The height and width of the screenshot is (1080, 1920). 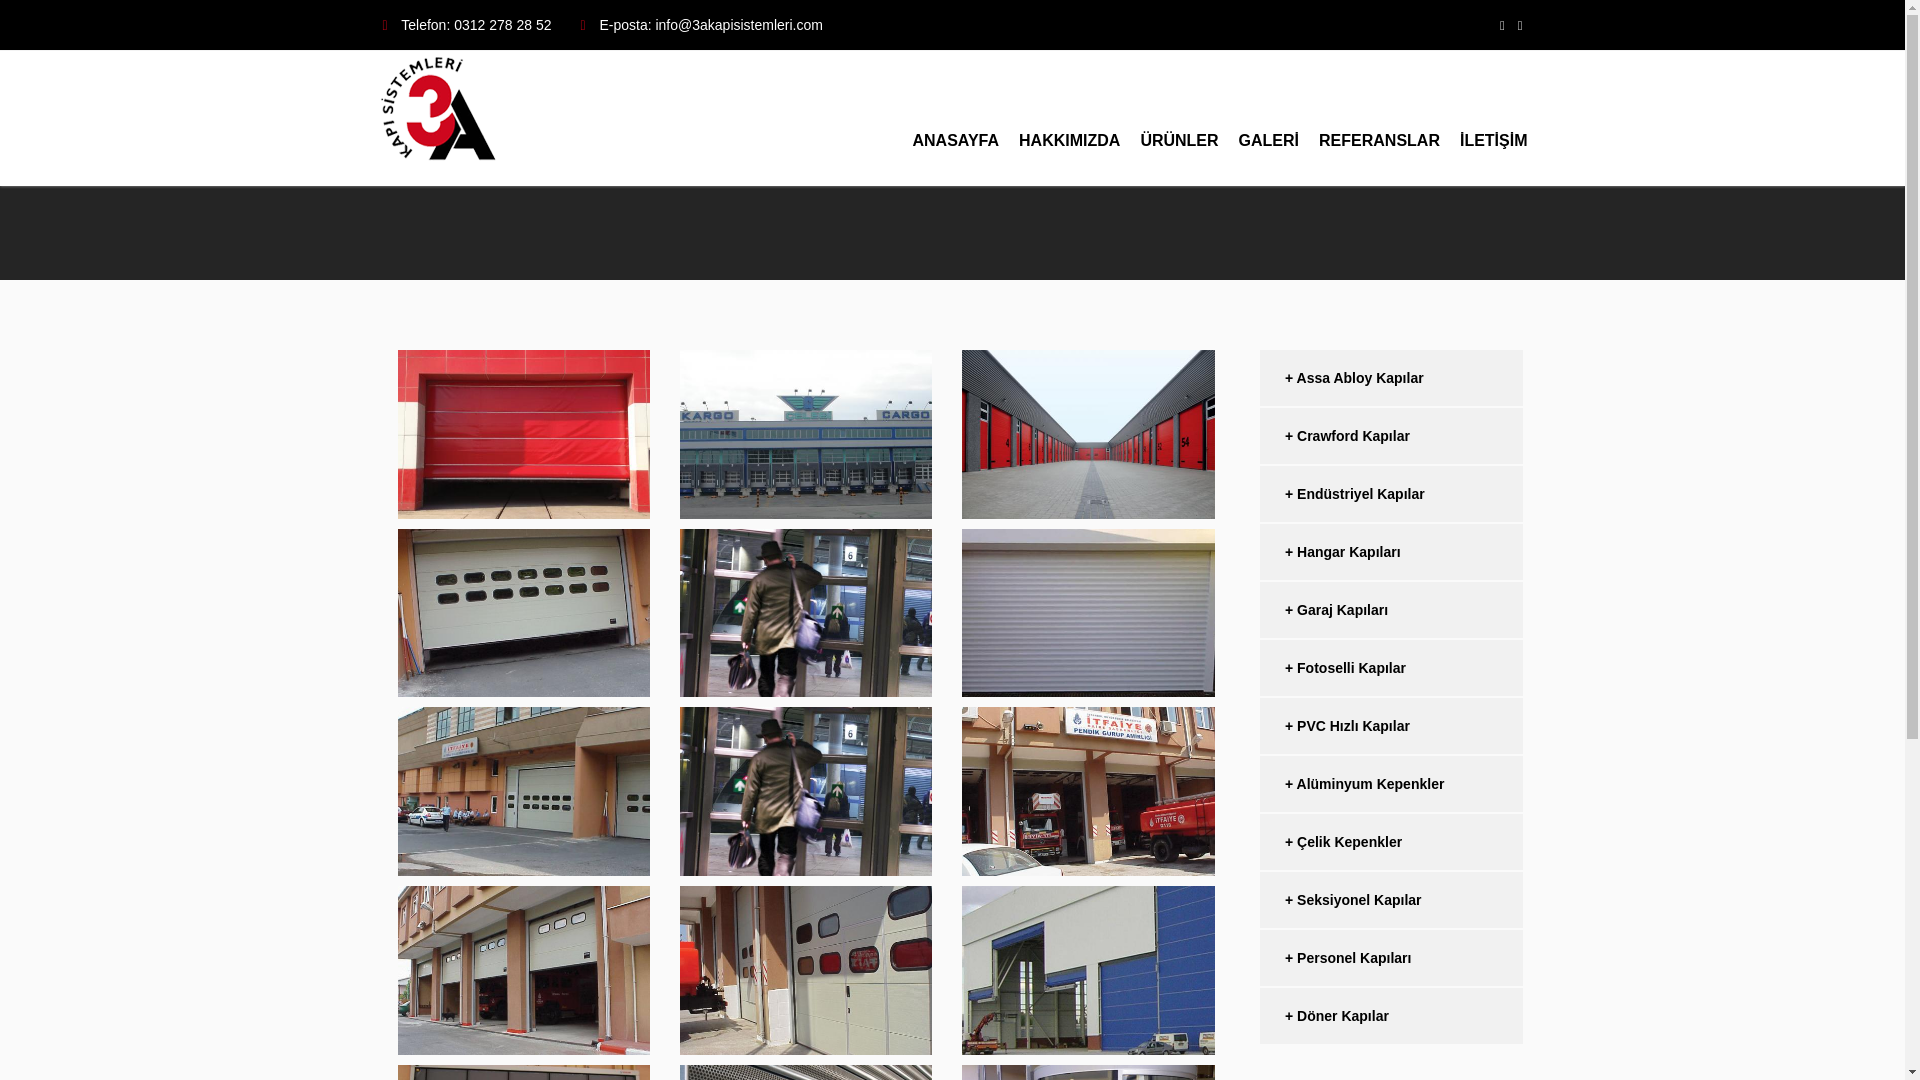 I want to click on 'REFERANSLAR', so click(x=1378, y=118).